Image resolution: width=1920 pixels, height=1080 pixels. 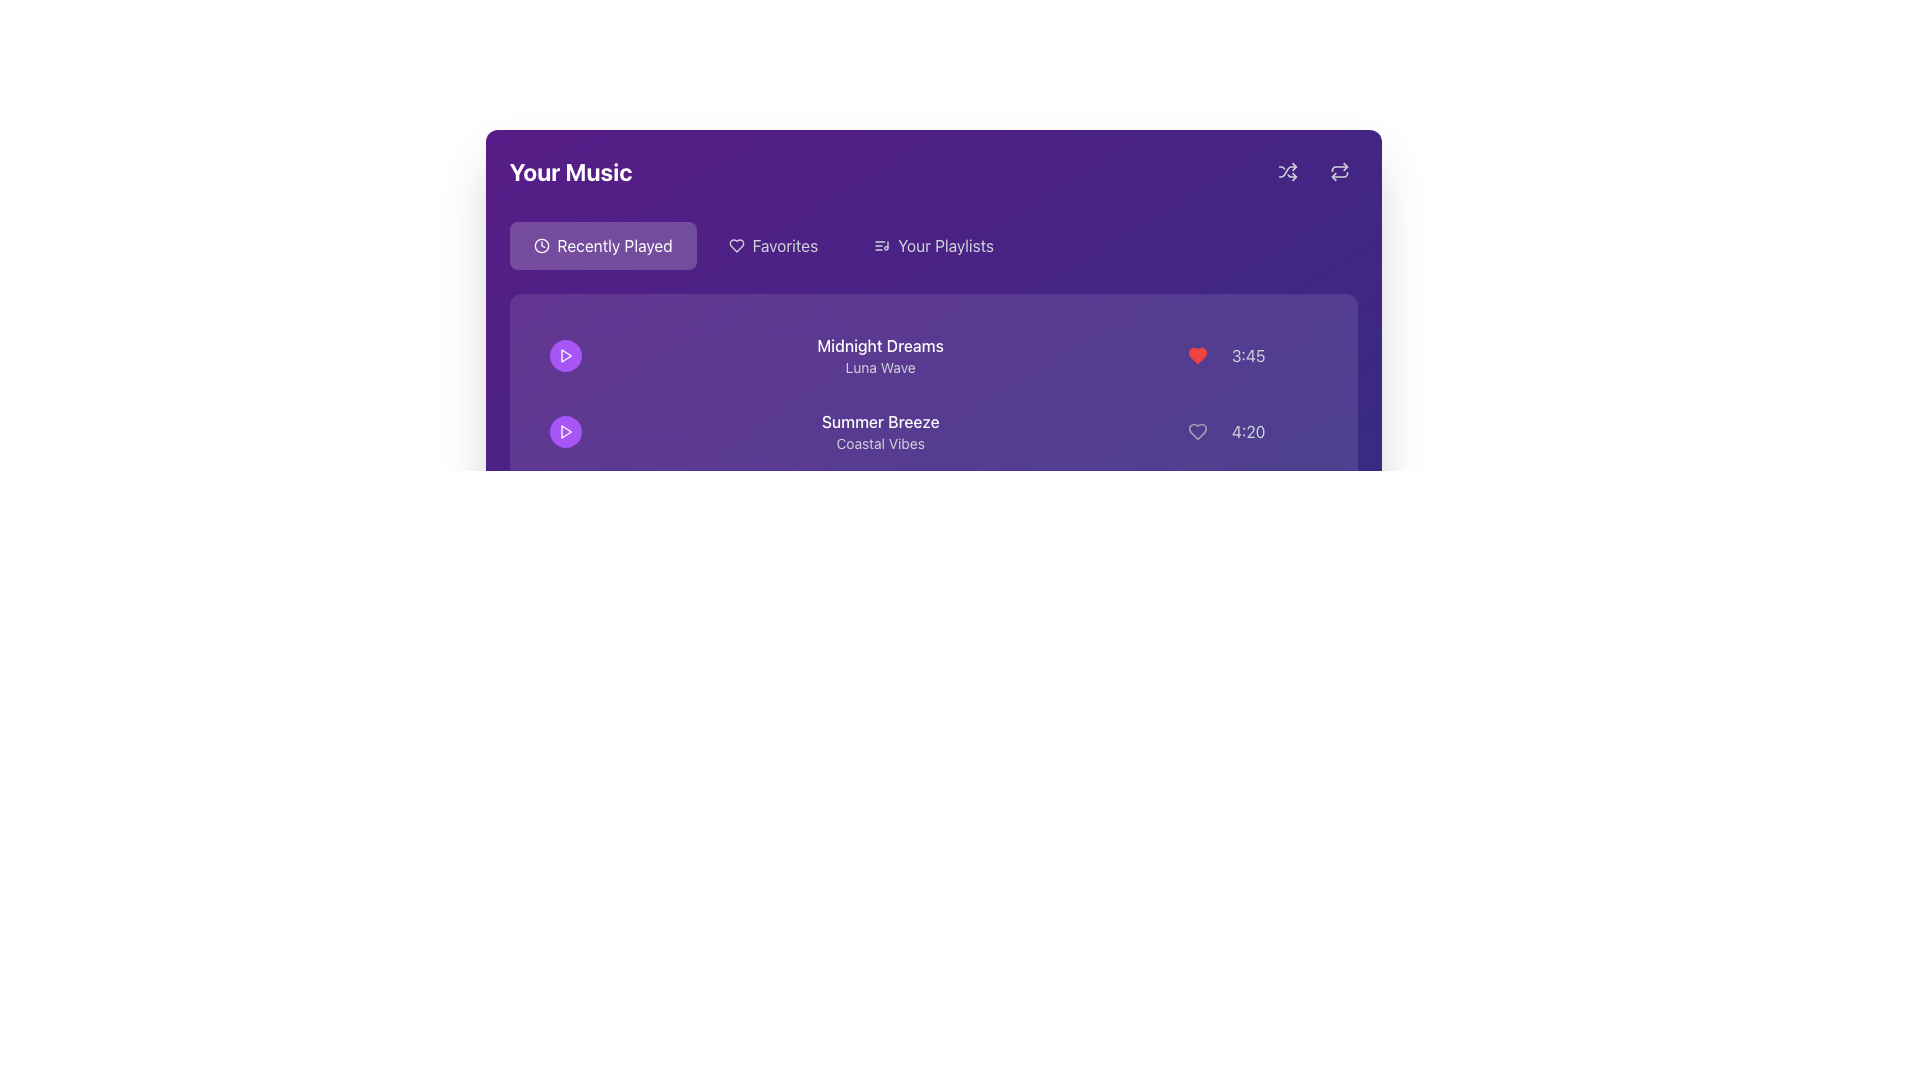 I want to click on the 'Favorites' button, which is the second button in a horizontal list of three options below the 'Your Music' label, featuring a heart icon and the text 'Favorites', so click(x=772, y=245).